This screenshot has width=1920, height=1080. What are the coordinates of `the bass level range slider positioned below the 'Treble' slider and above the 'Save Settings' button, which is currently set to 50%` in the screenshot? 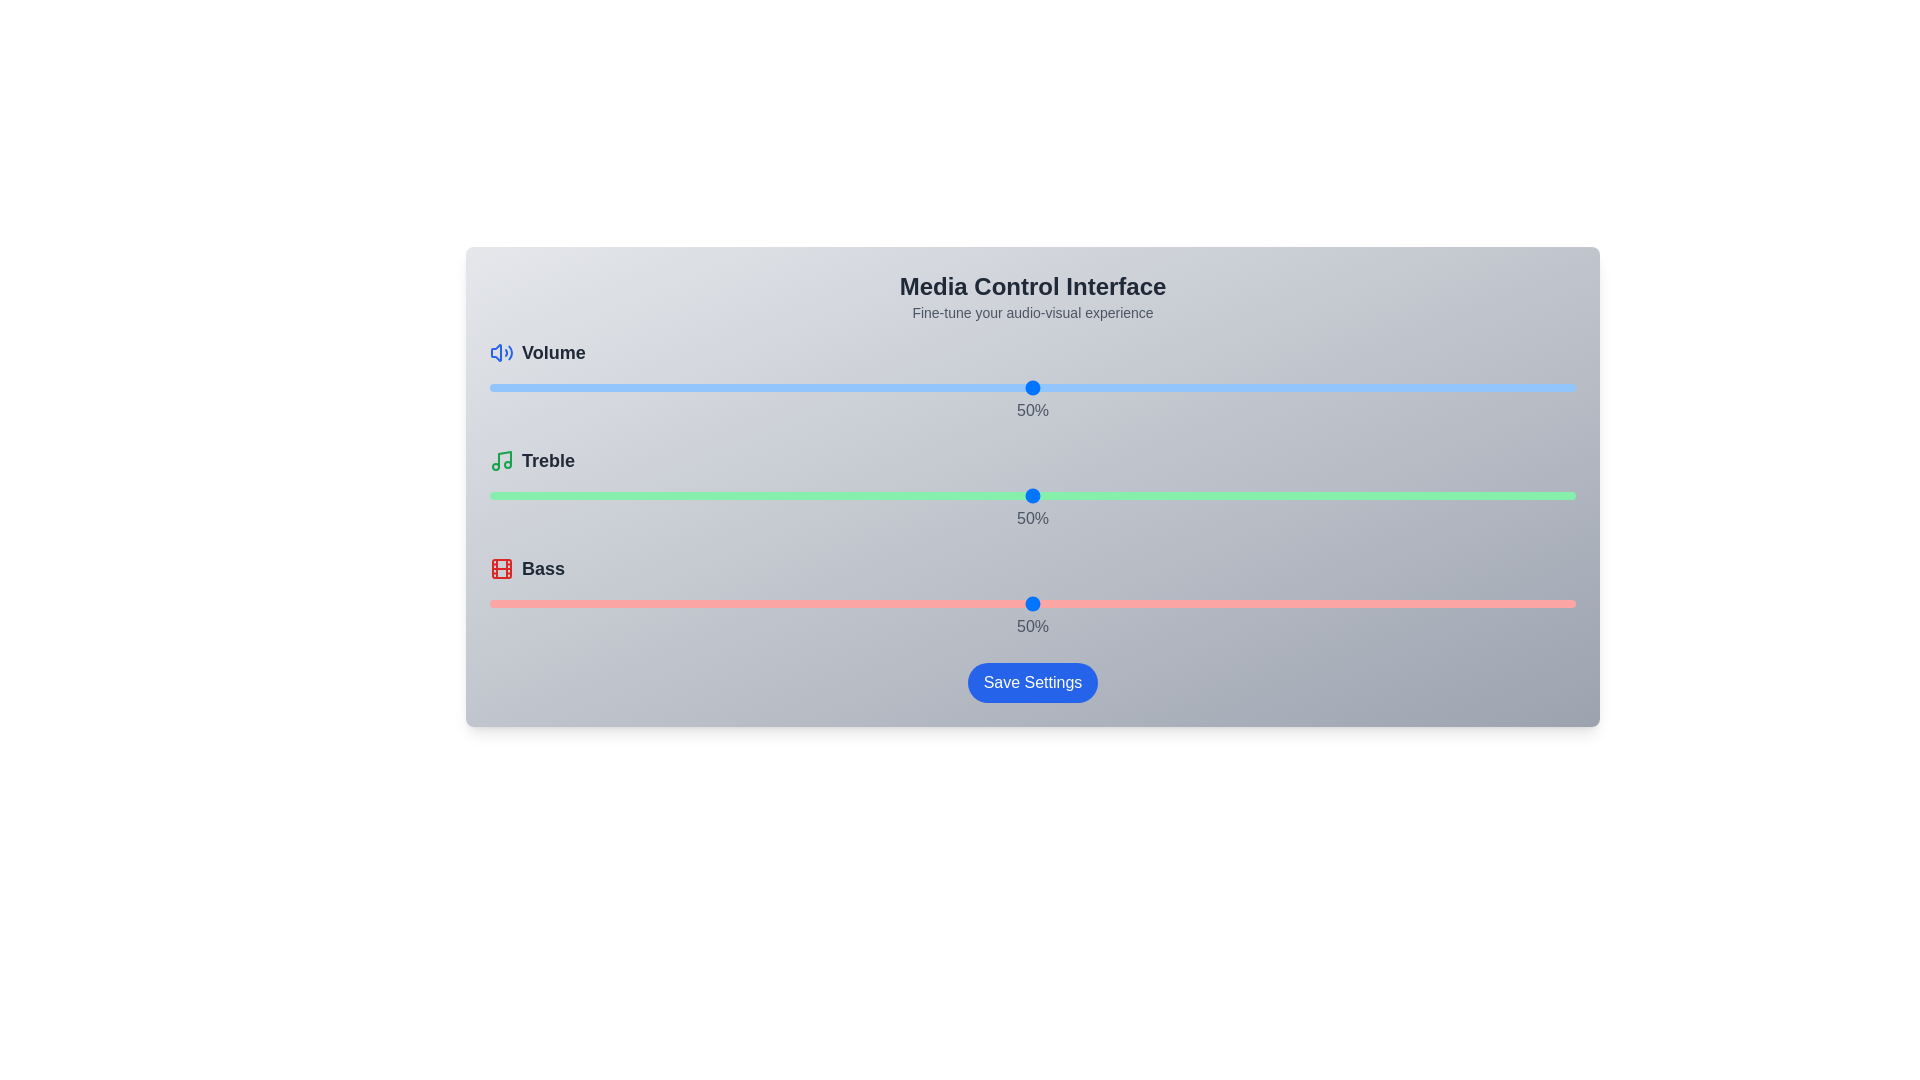 It's located at (1032, 603).